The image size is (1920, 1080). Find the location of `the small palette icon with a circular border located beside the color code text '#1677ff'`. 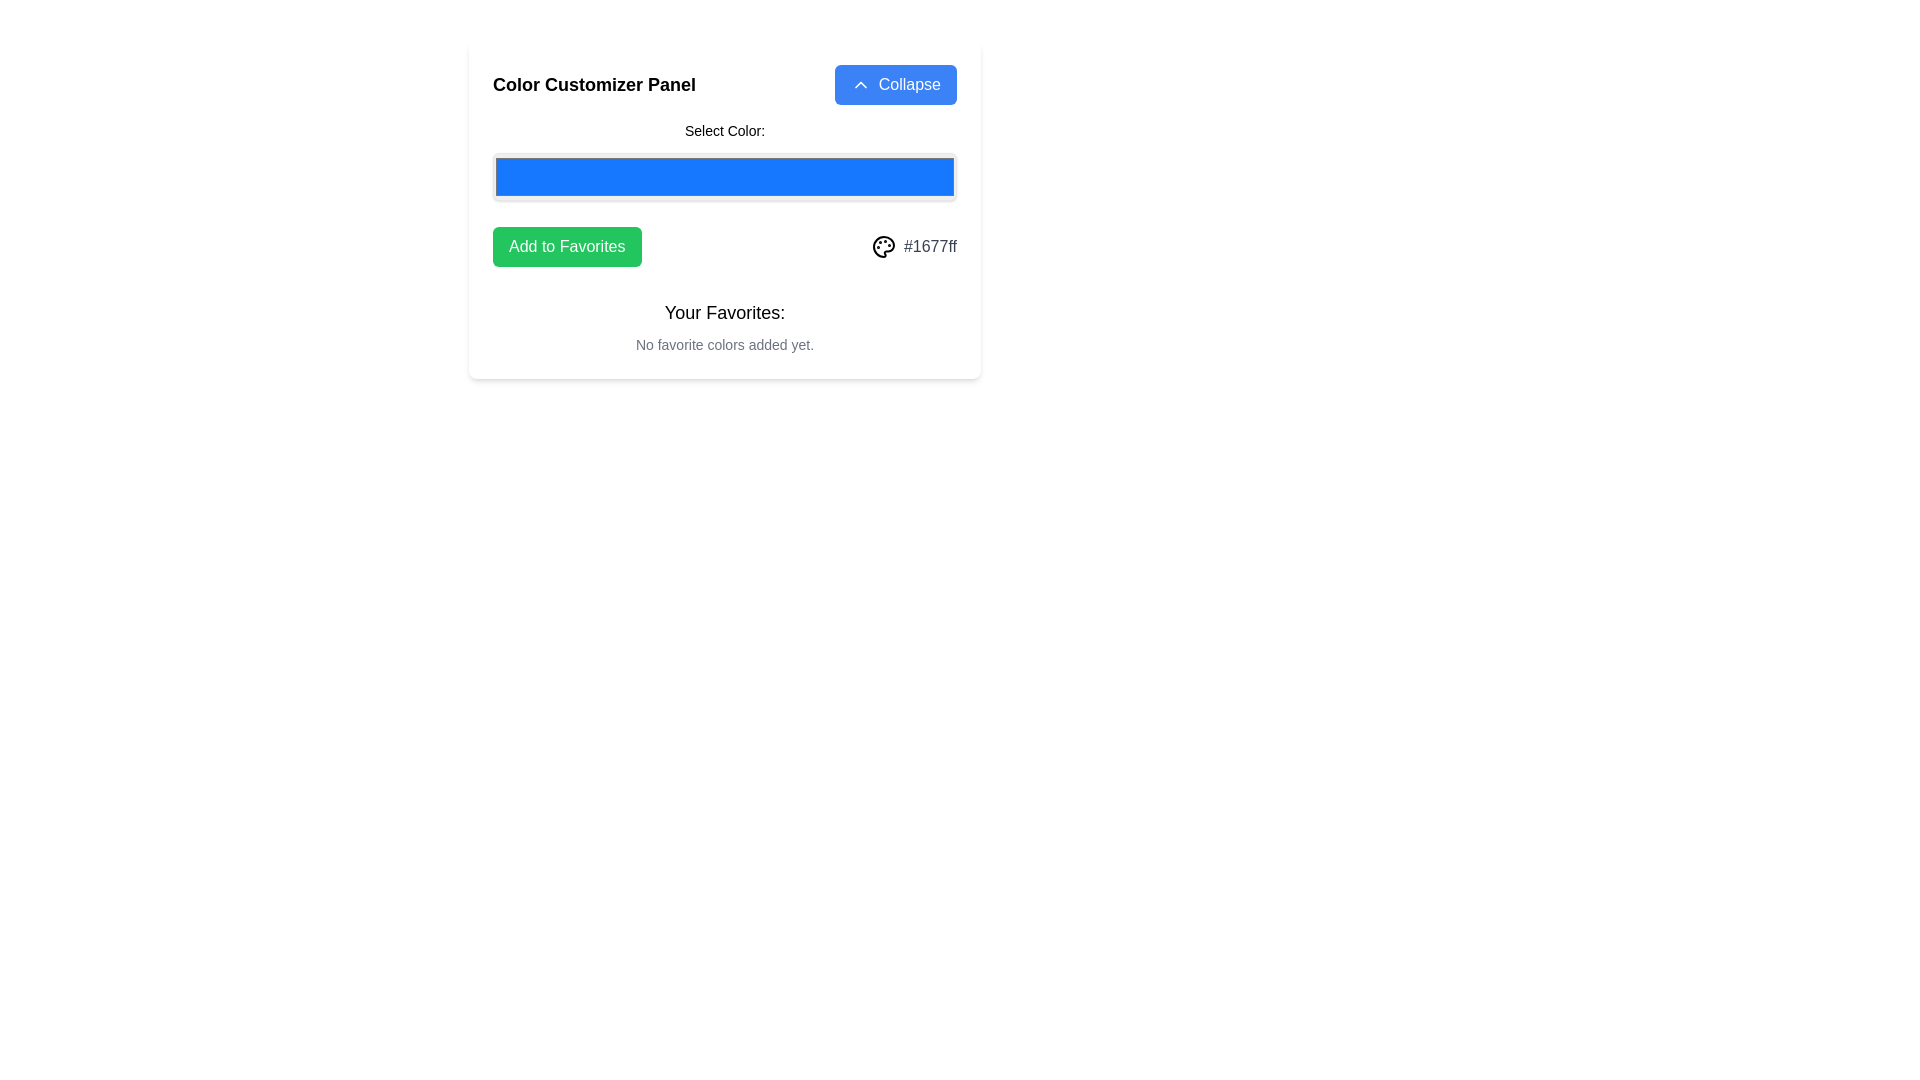

the small palette icon with a circular border located beside the color code text '#1677ff' is located at coordinates (882, 245).